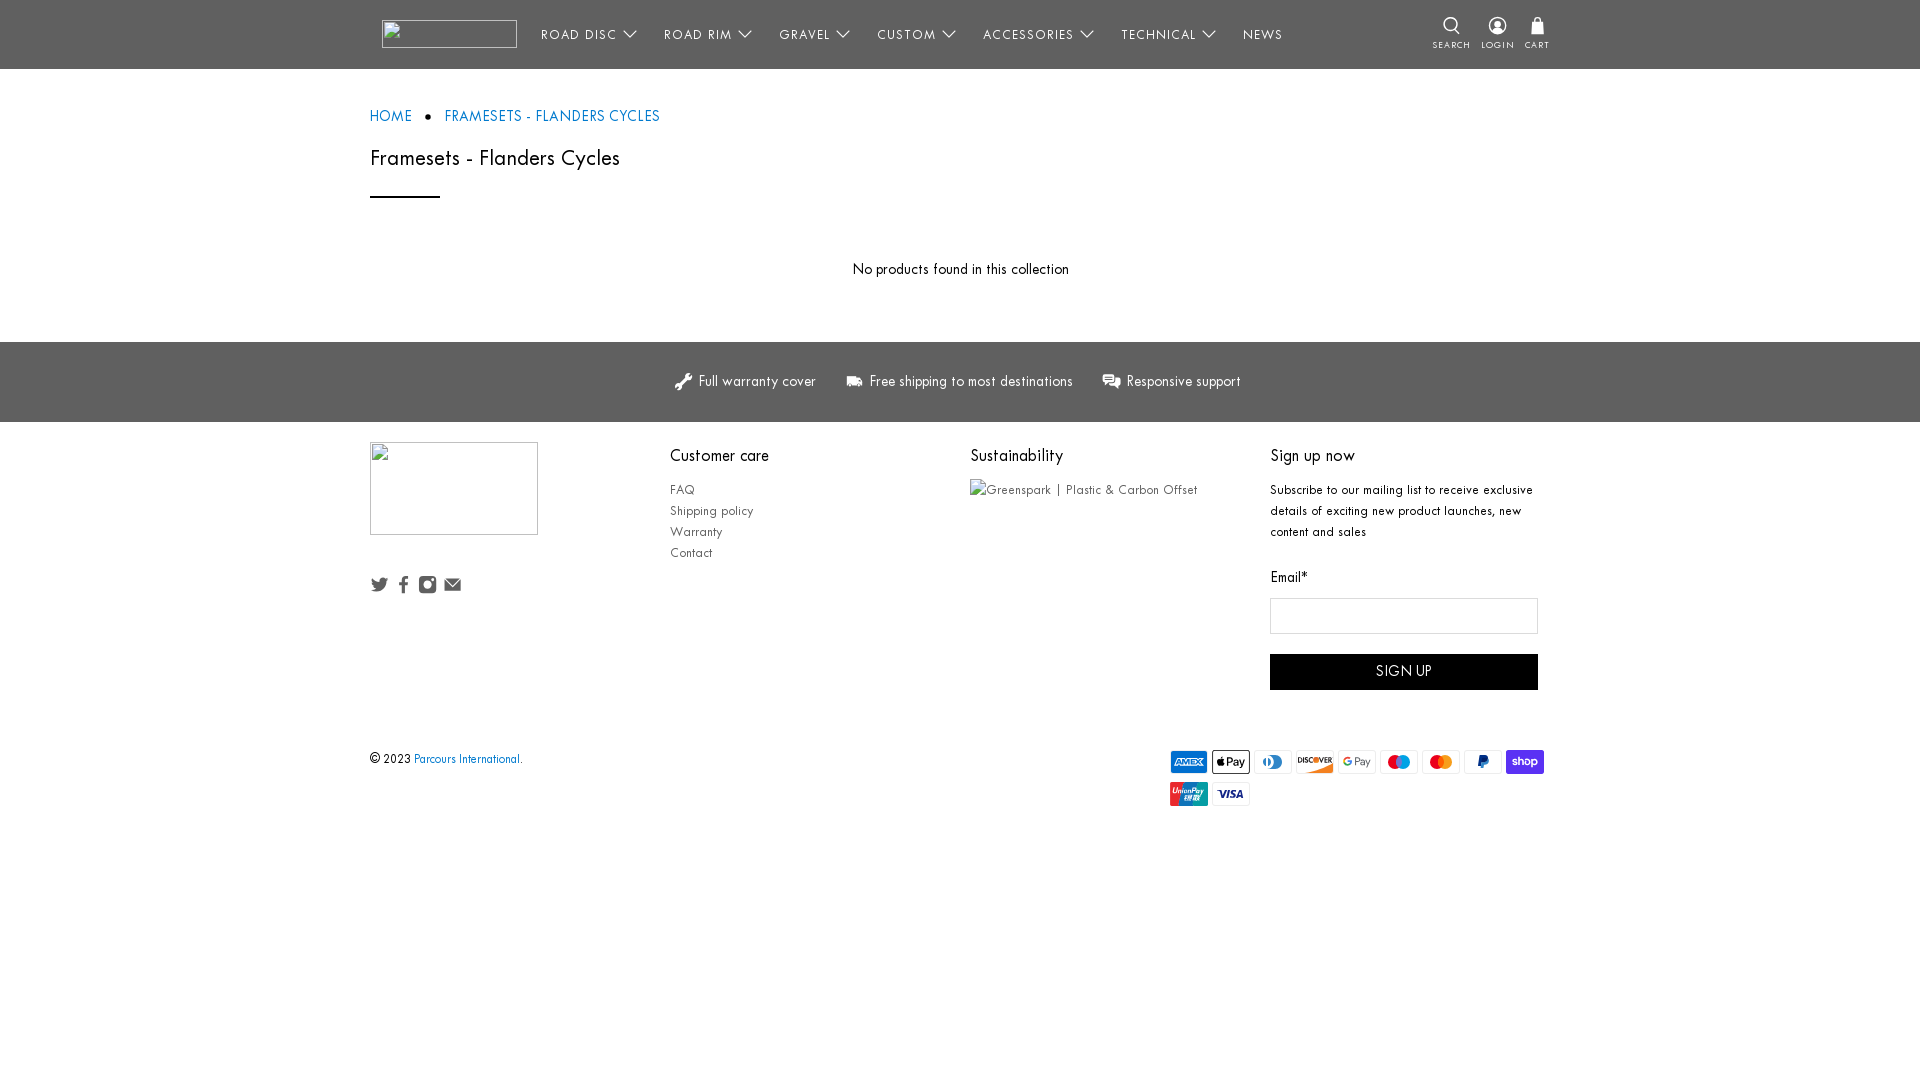 The height and width of the screenshot is (1080, 1920). Describe the element at coordinates (369, 116) in the screenshot. I see `'HOME'` at that location.